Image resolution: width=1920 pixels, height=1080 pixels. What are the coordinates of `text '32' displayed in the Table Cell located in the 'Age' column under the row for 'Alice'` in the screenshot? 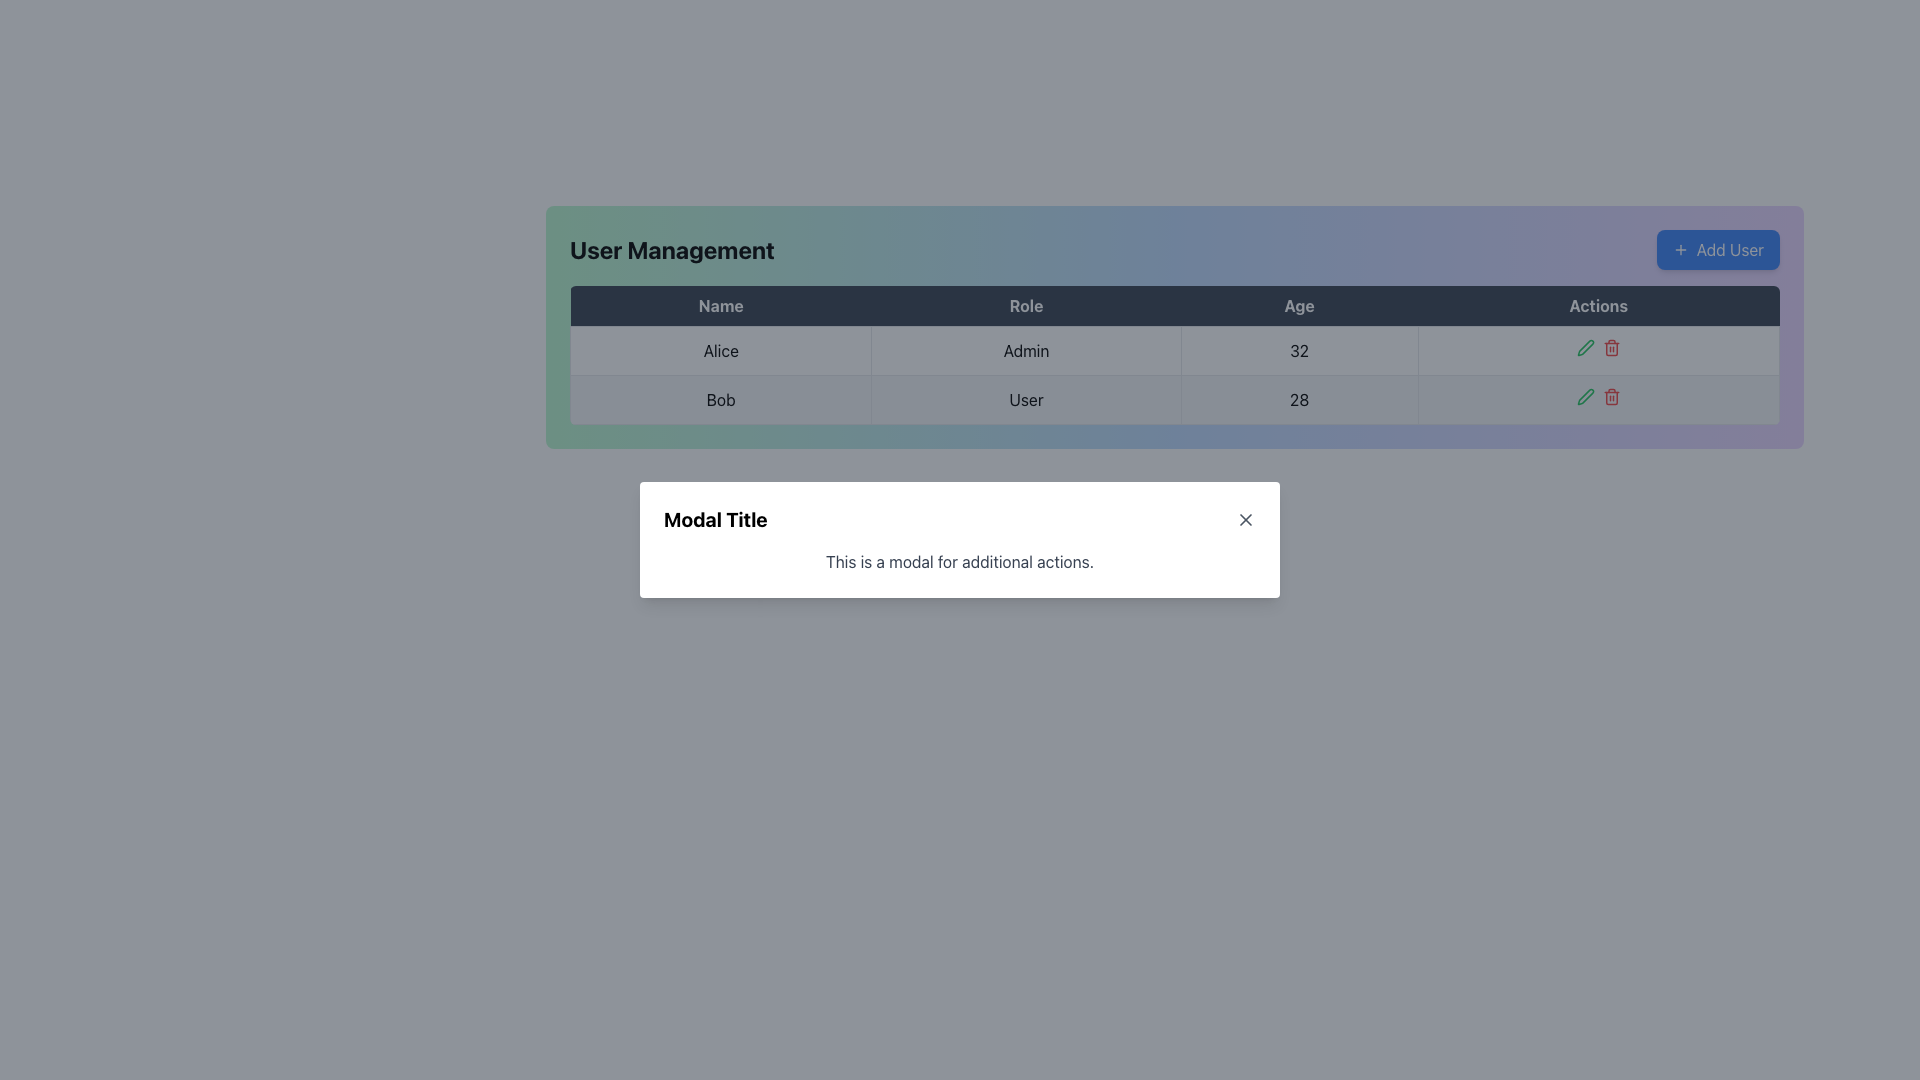 It's located at (1299, 350).